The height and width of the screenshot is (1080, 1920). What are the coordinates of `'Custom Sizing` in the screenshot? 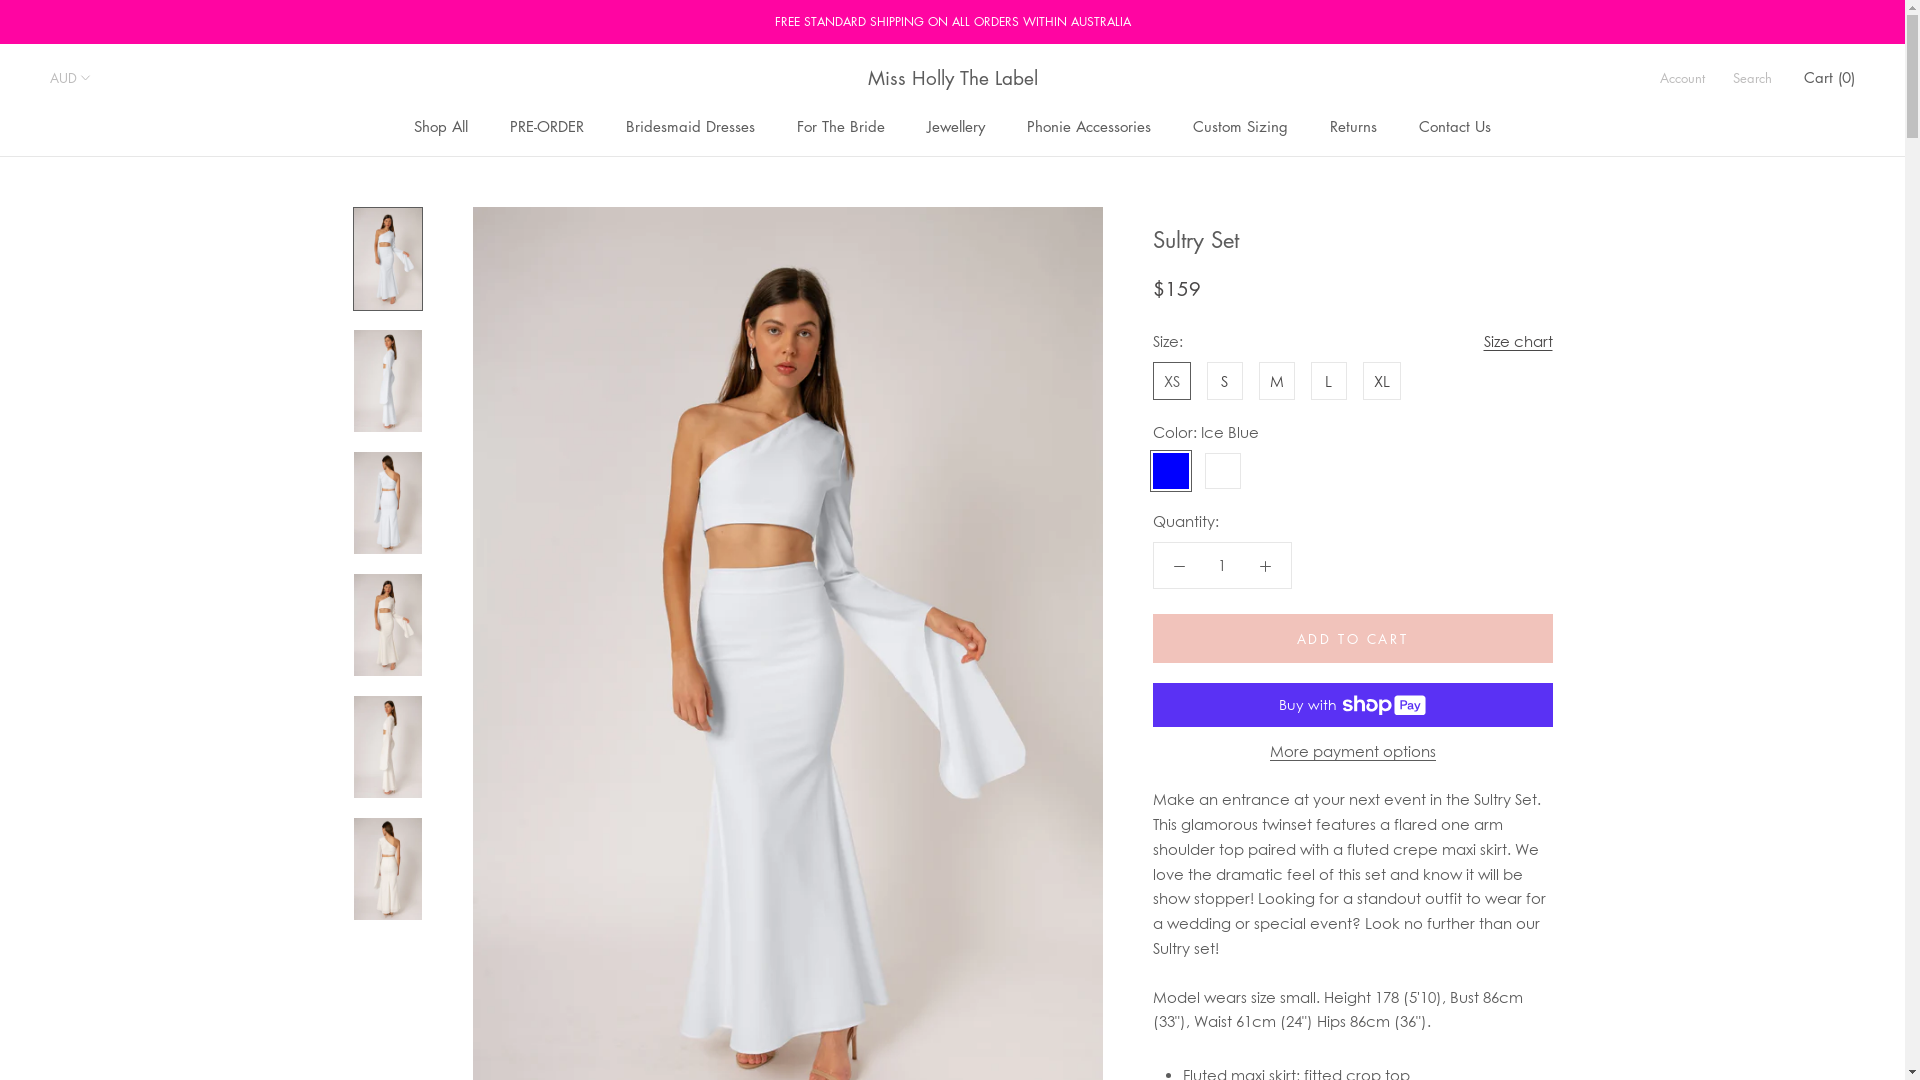 It's located at (1193, 126).